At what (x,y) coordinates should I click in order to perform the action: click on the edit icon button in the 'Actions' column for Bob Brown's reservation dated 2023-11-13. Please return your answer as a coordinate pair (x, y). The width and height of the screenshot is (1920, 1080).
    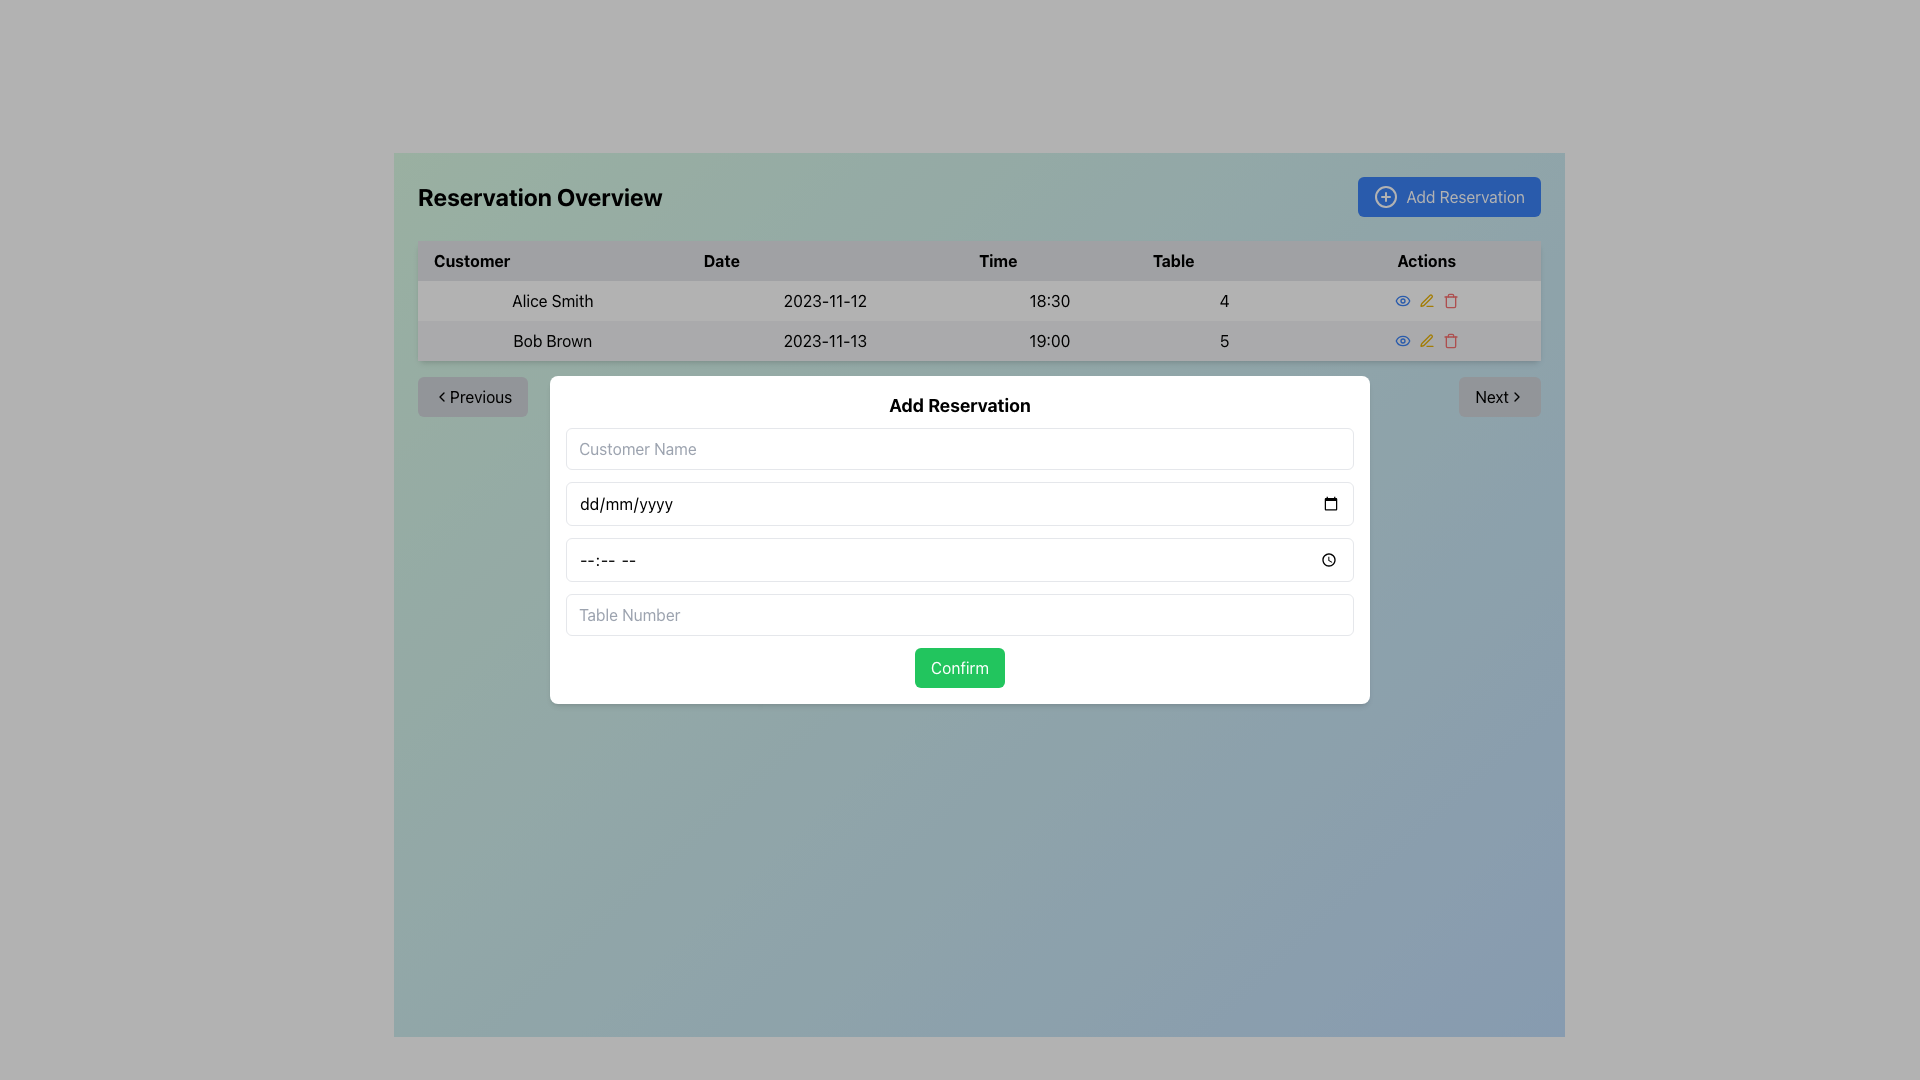
    Looking at the image, I should click on (1425, 339).